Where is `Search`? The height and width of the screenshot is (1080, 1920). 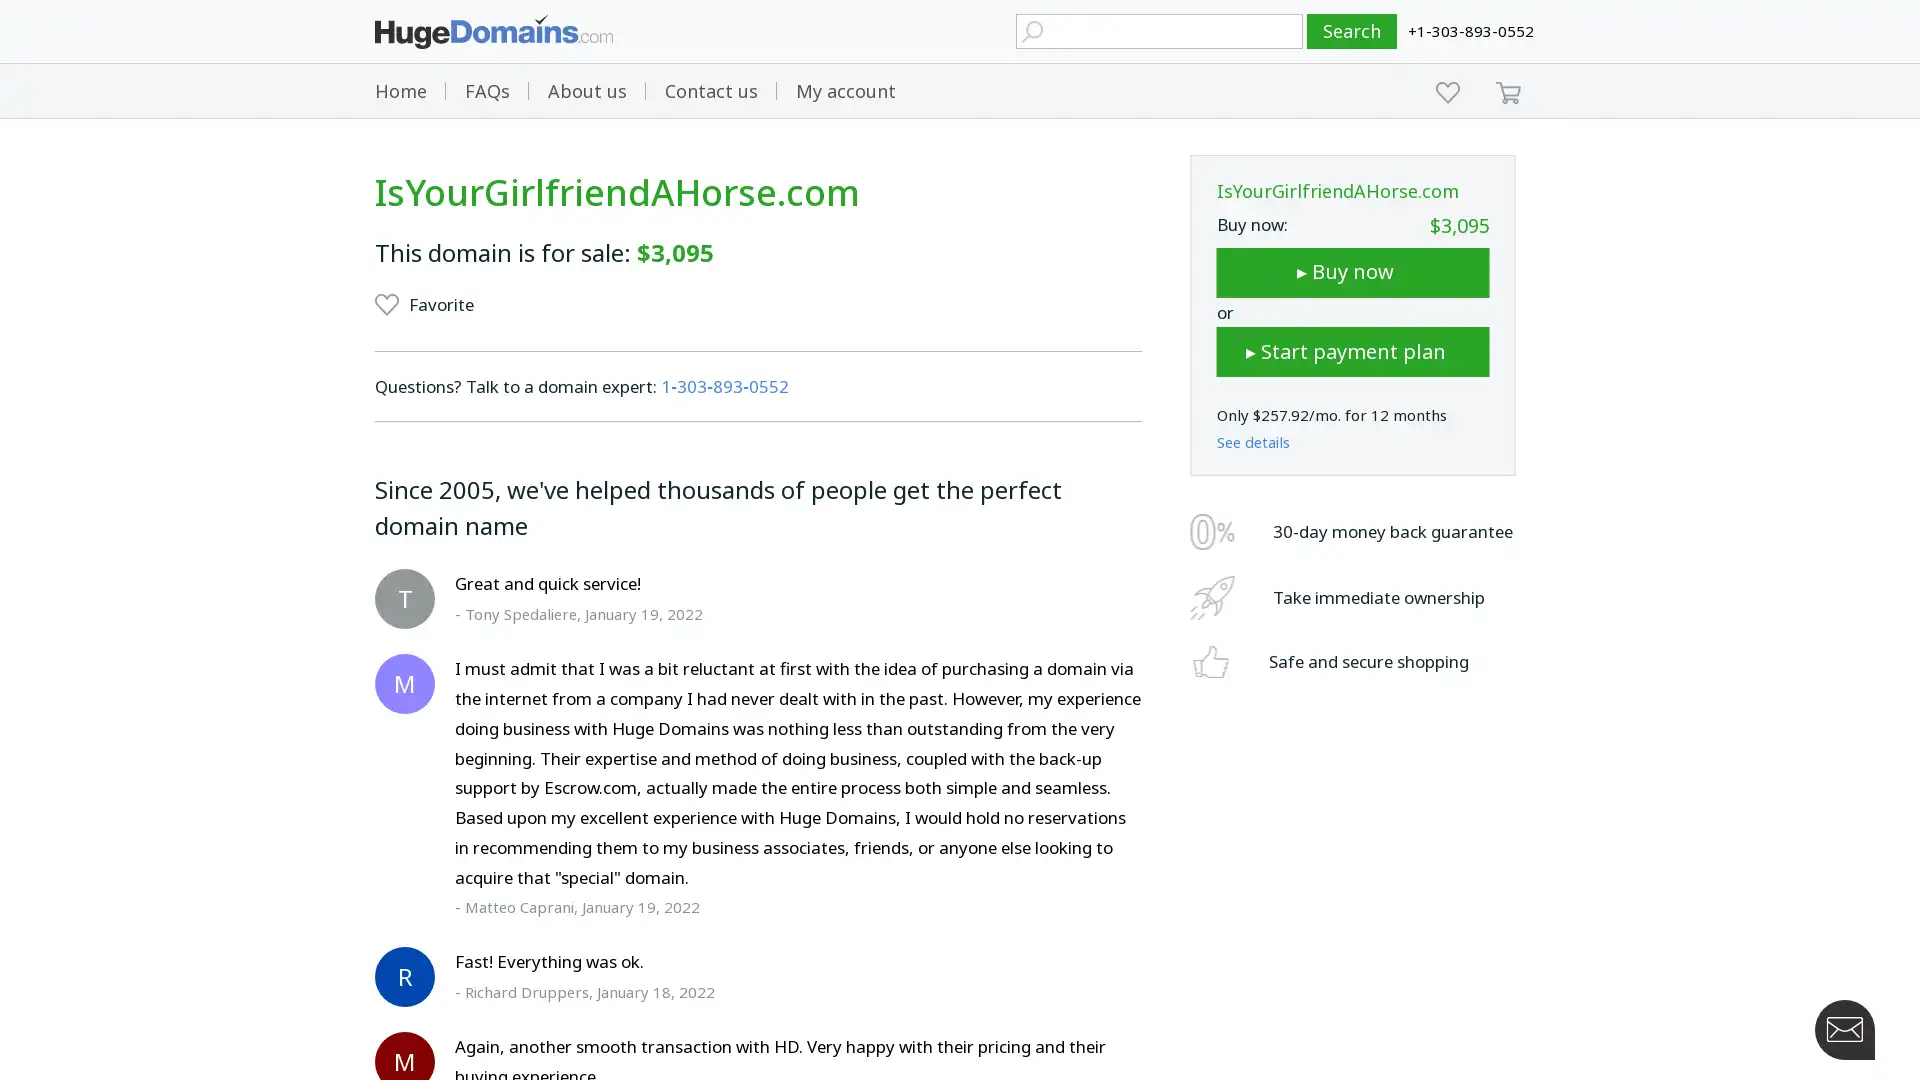
Search is located at coordinates (1352, 31).